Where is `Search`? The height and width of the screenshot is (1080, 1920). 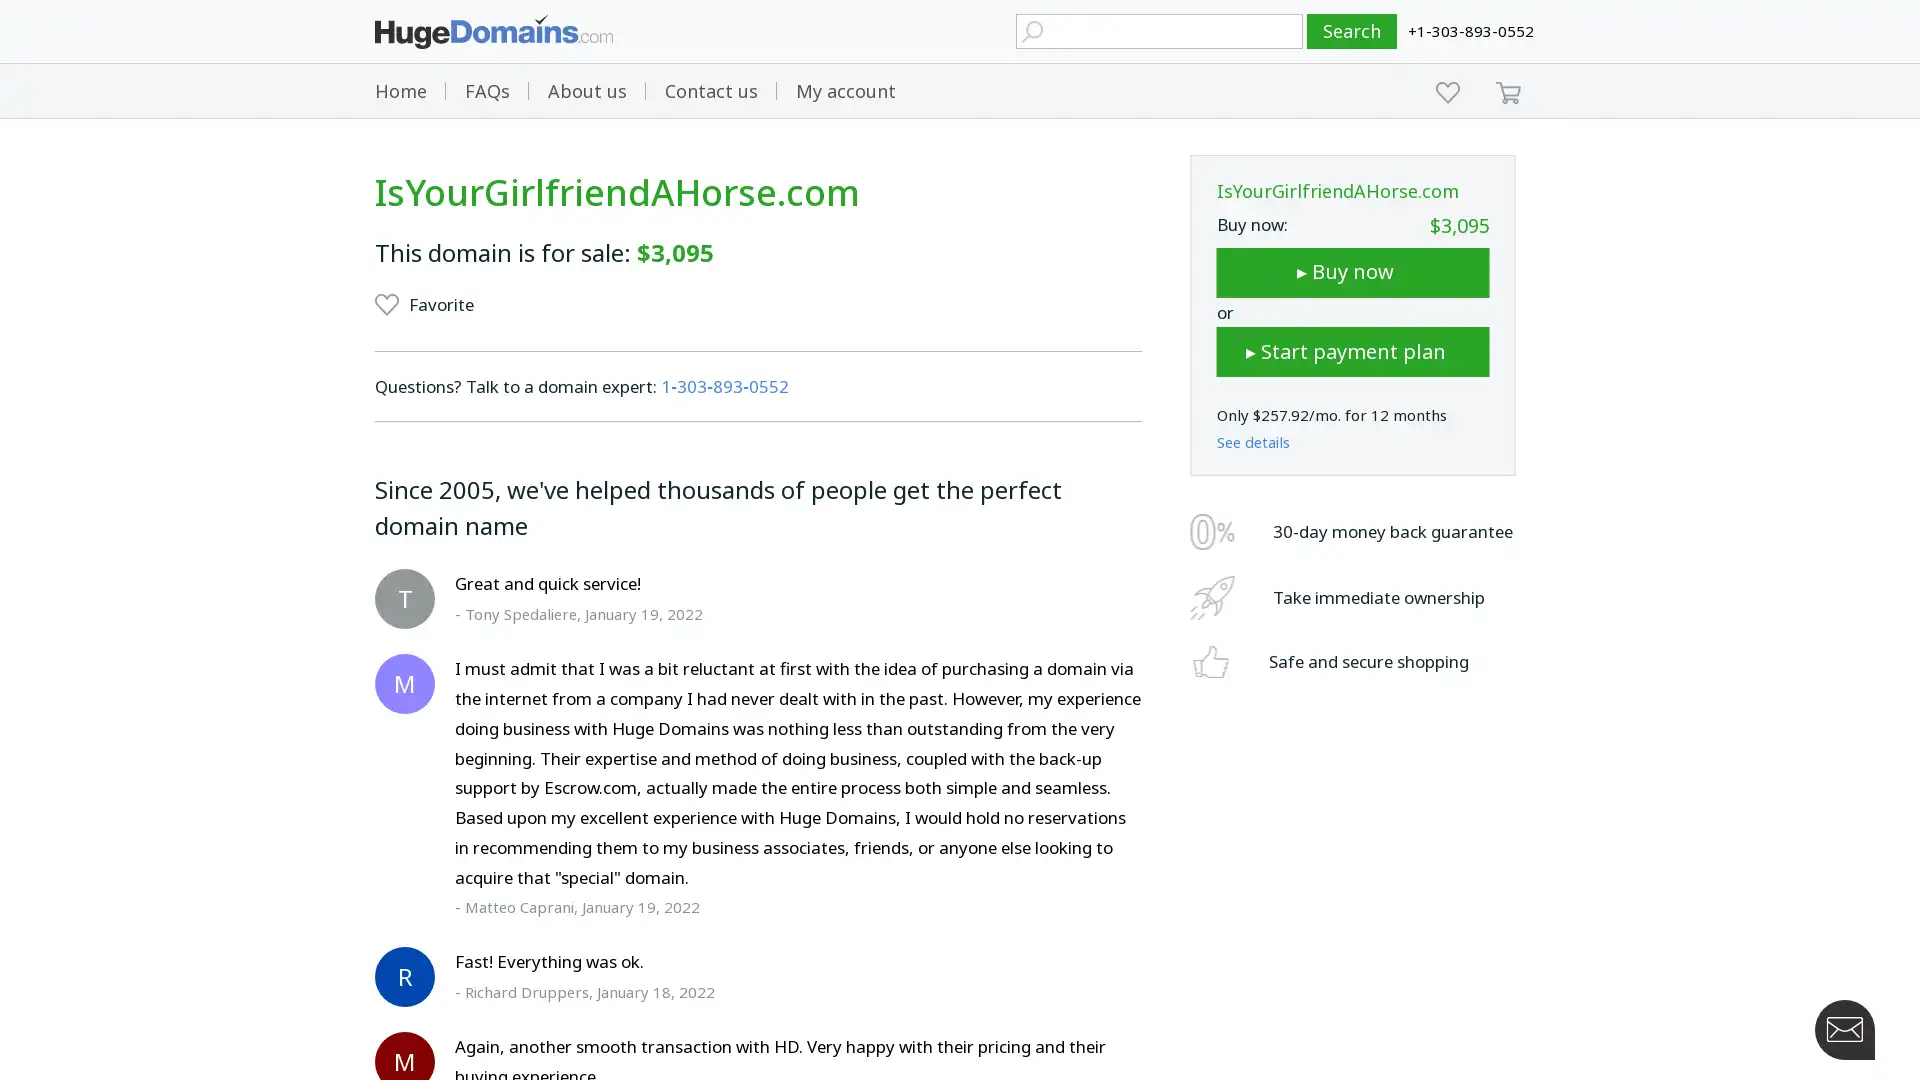
Search is located at coordinates (1352, 31).